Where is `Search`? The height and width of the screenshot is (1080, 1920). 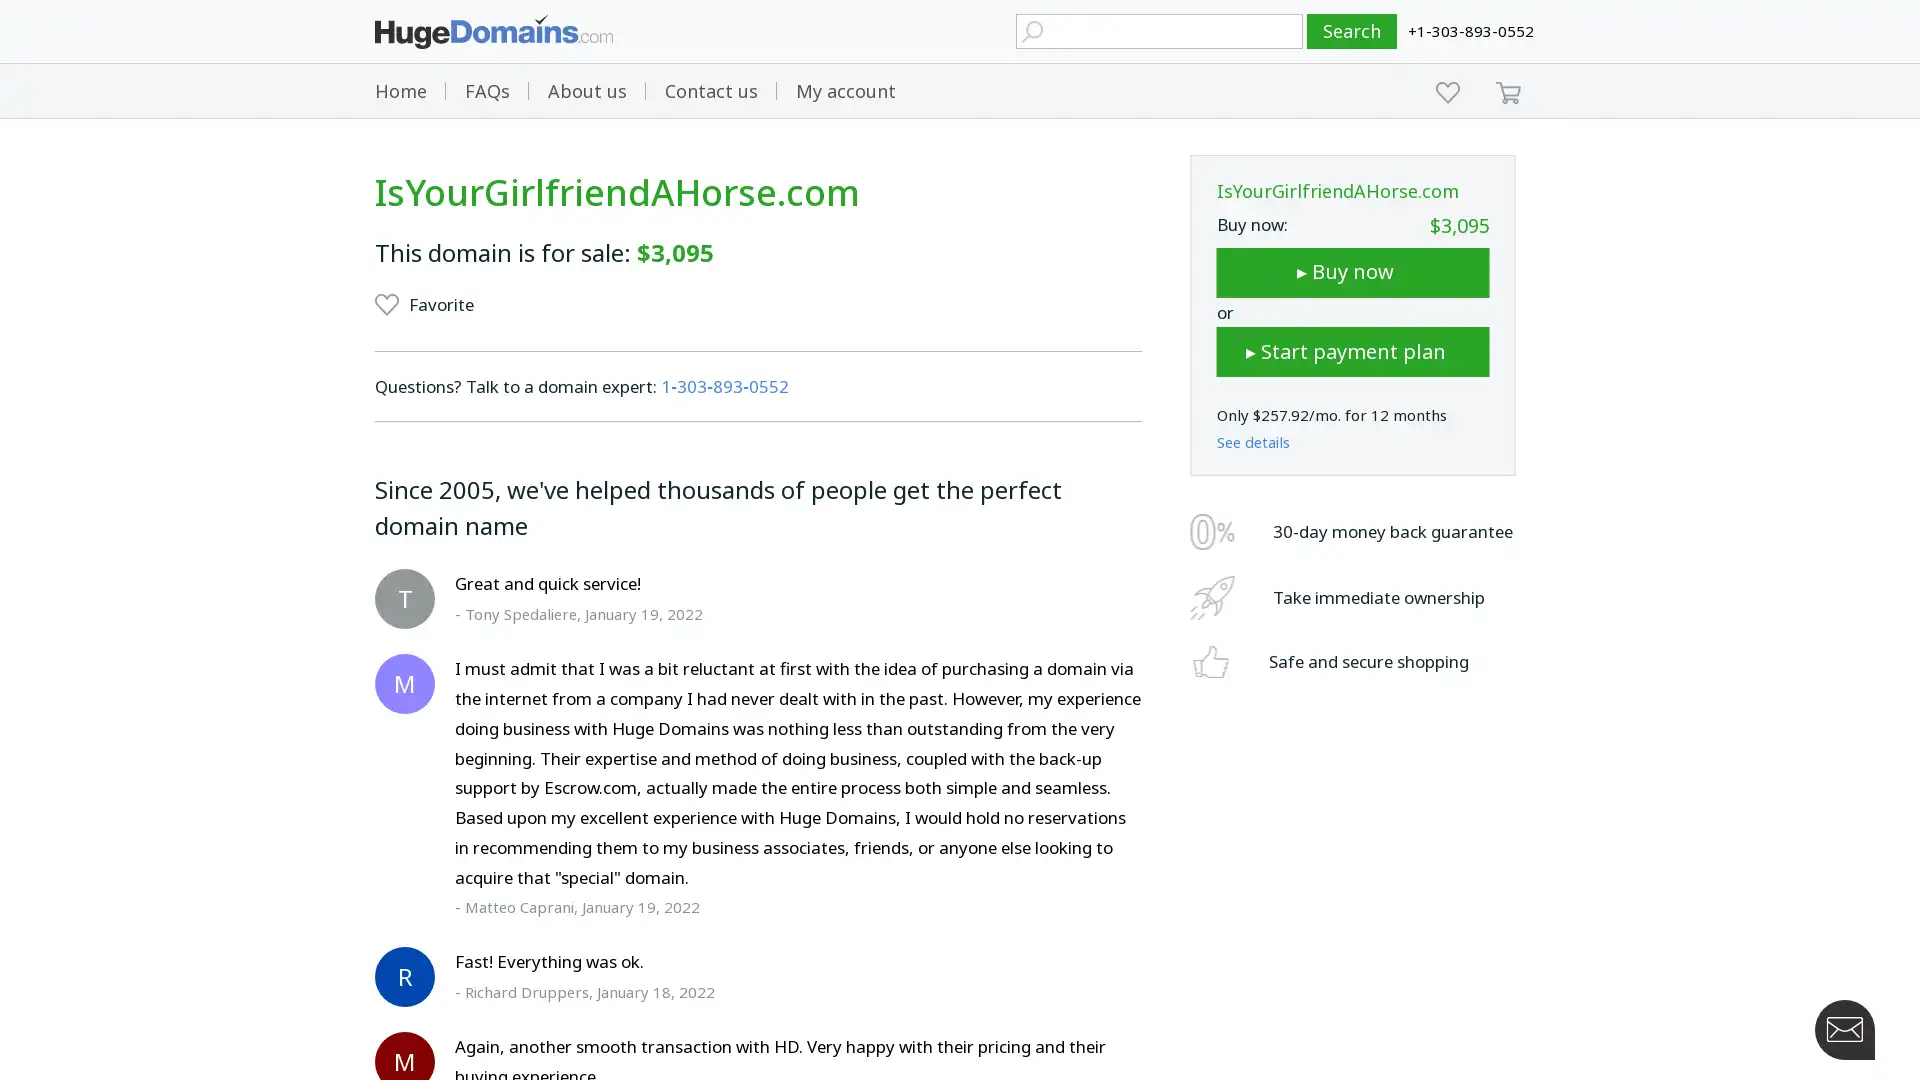
Search is located at coordinates (1352, 31).